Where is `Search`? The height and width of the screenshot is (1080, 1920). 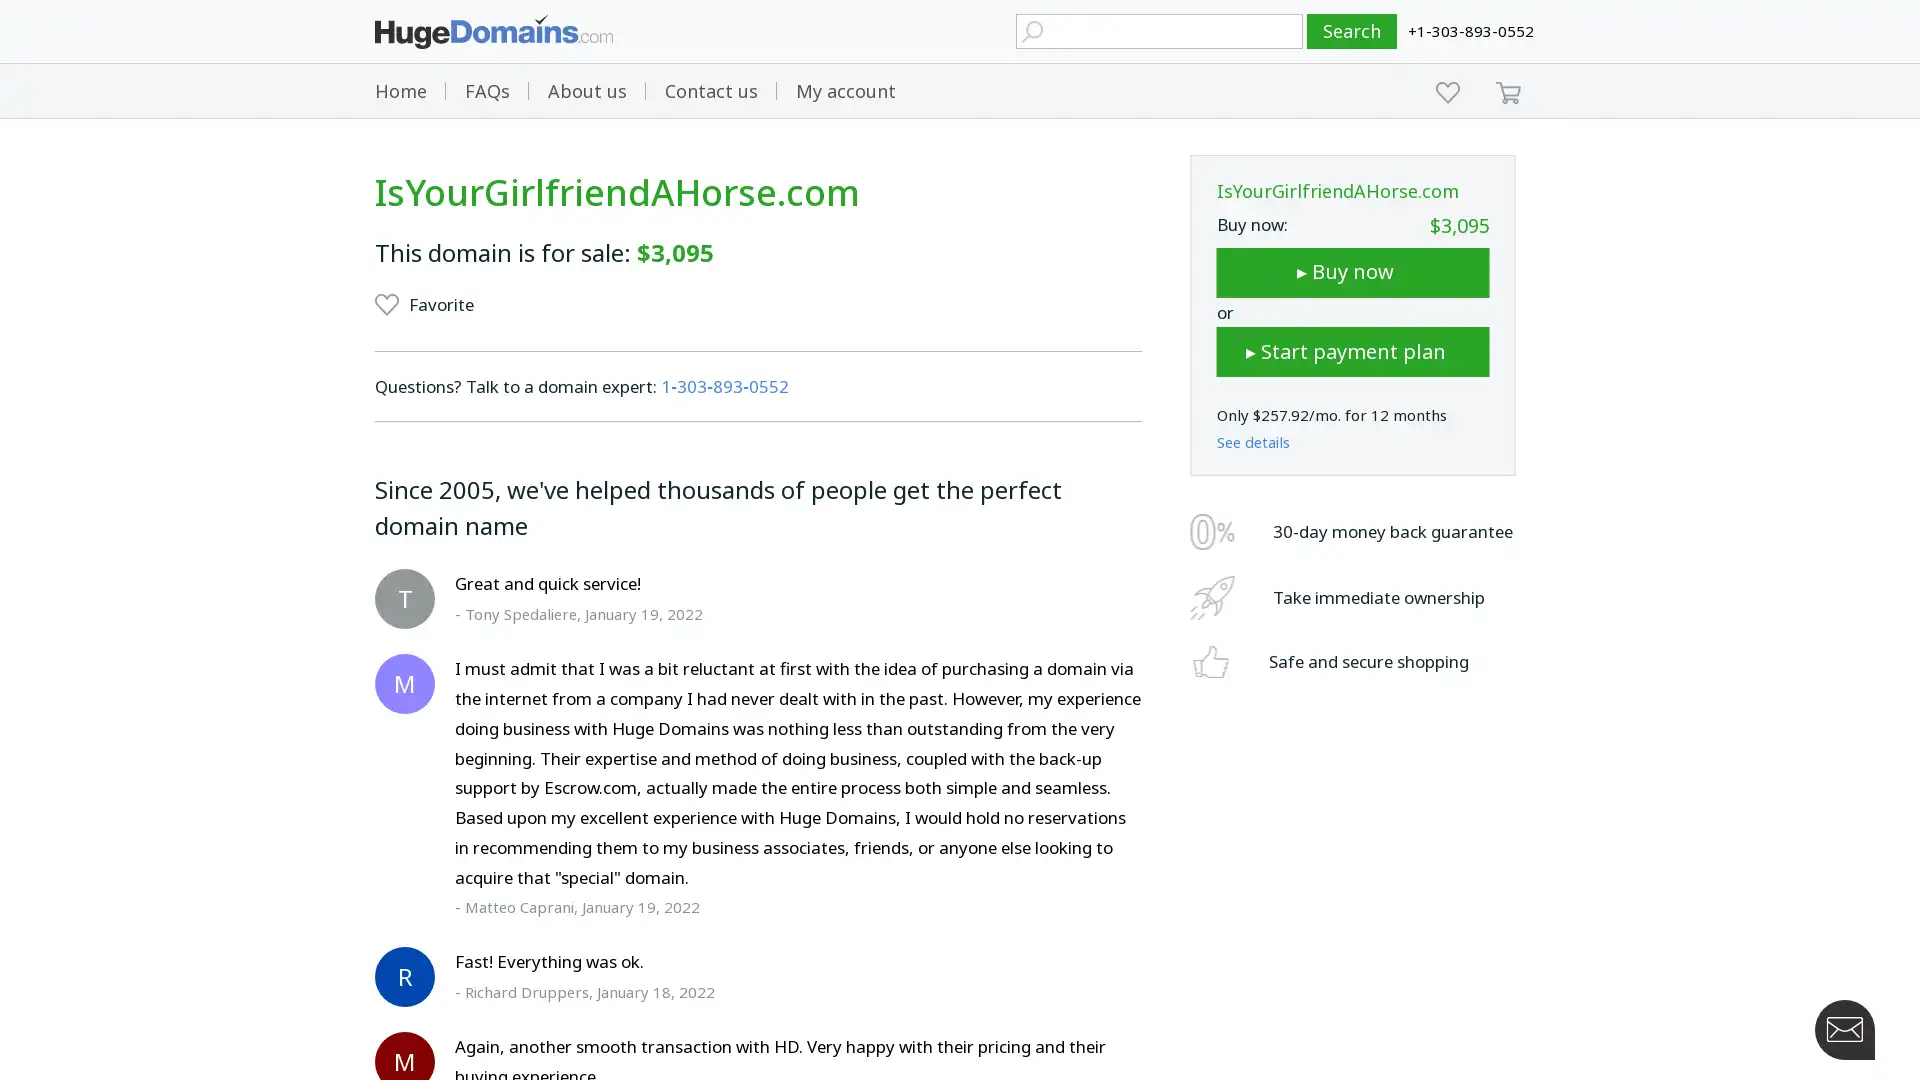
Search is located at coordinates (1352, 31).